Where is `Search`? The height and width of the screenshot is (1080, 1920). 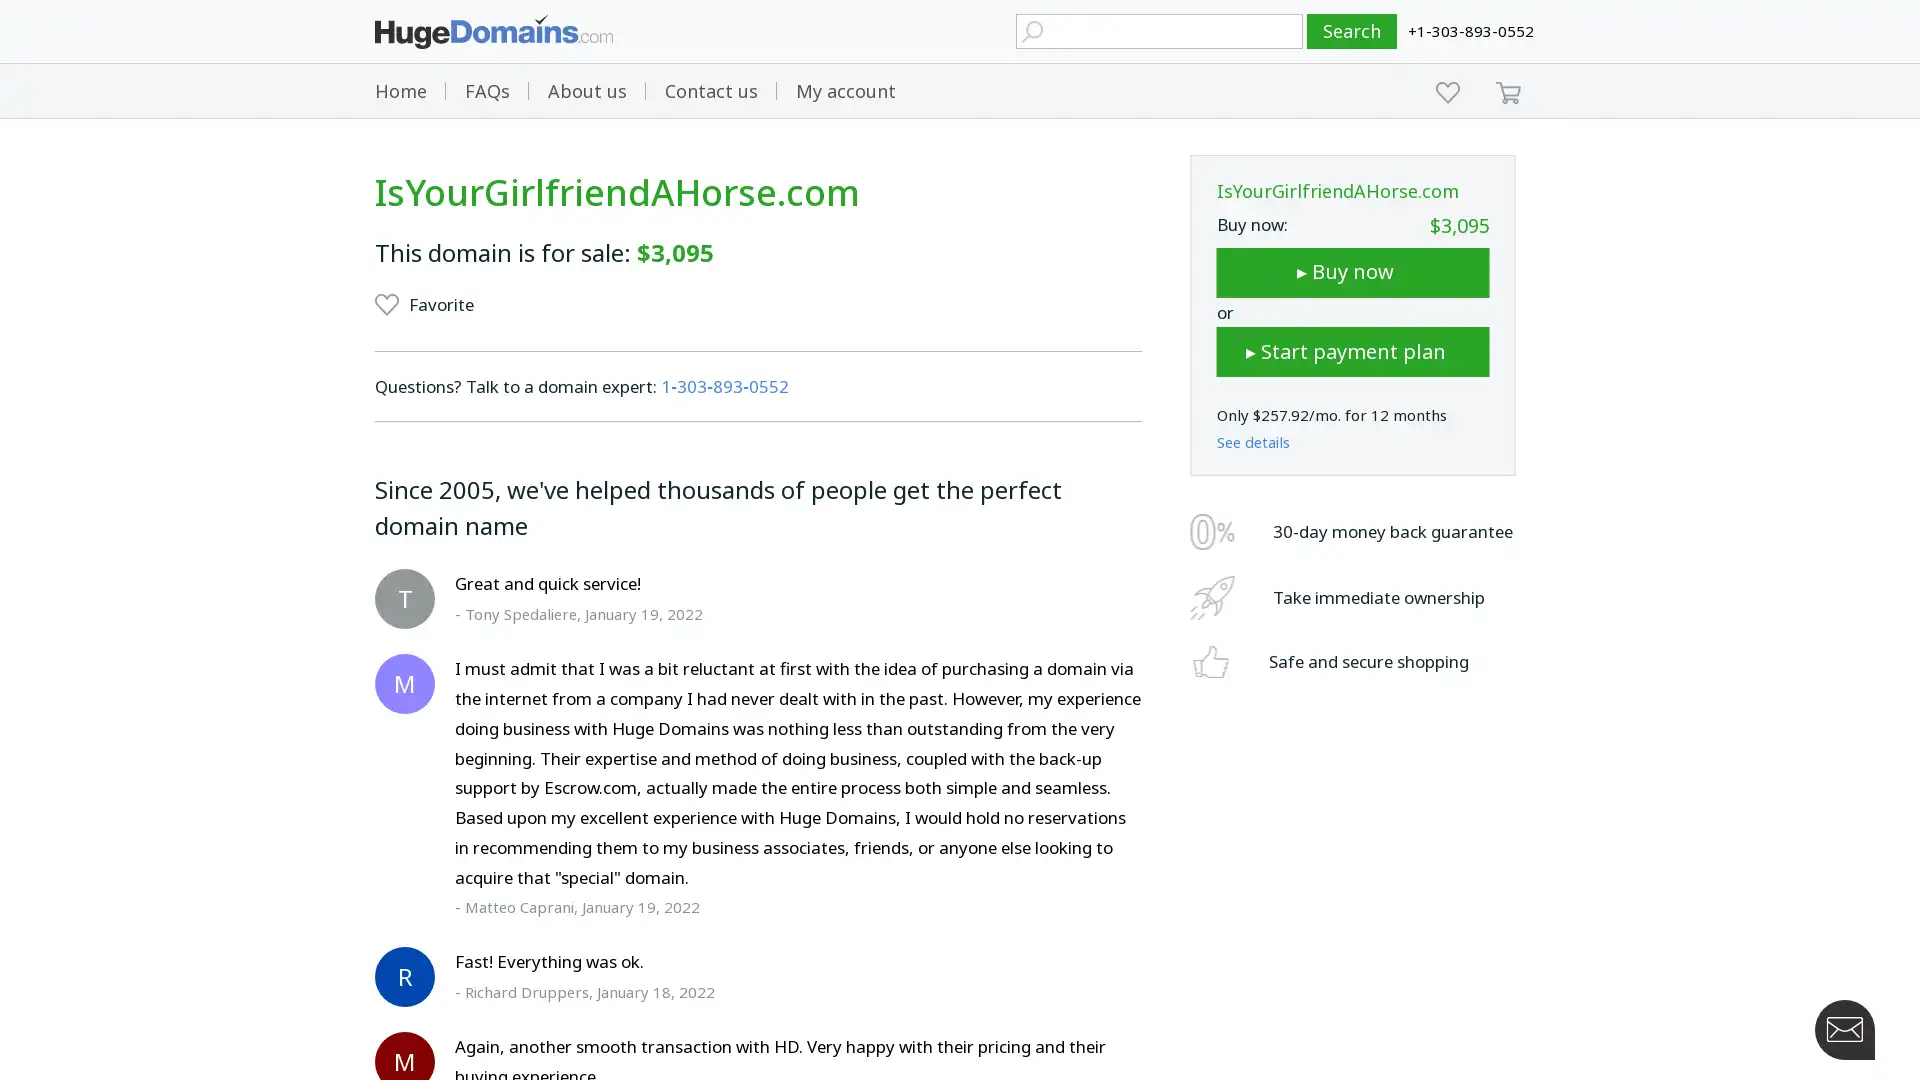
Search is located at coordinates (1352, 31).